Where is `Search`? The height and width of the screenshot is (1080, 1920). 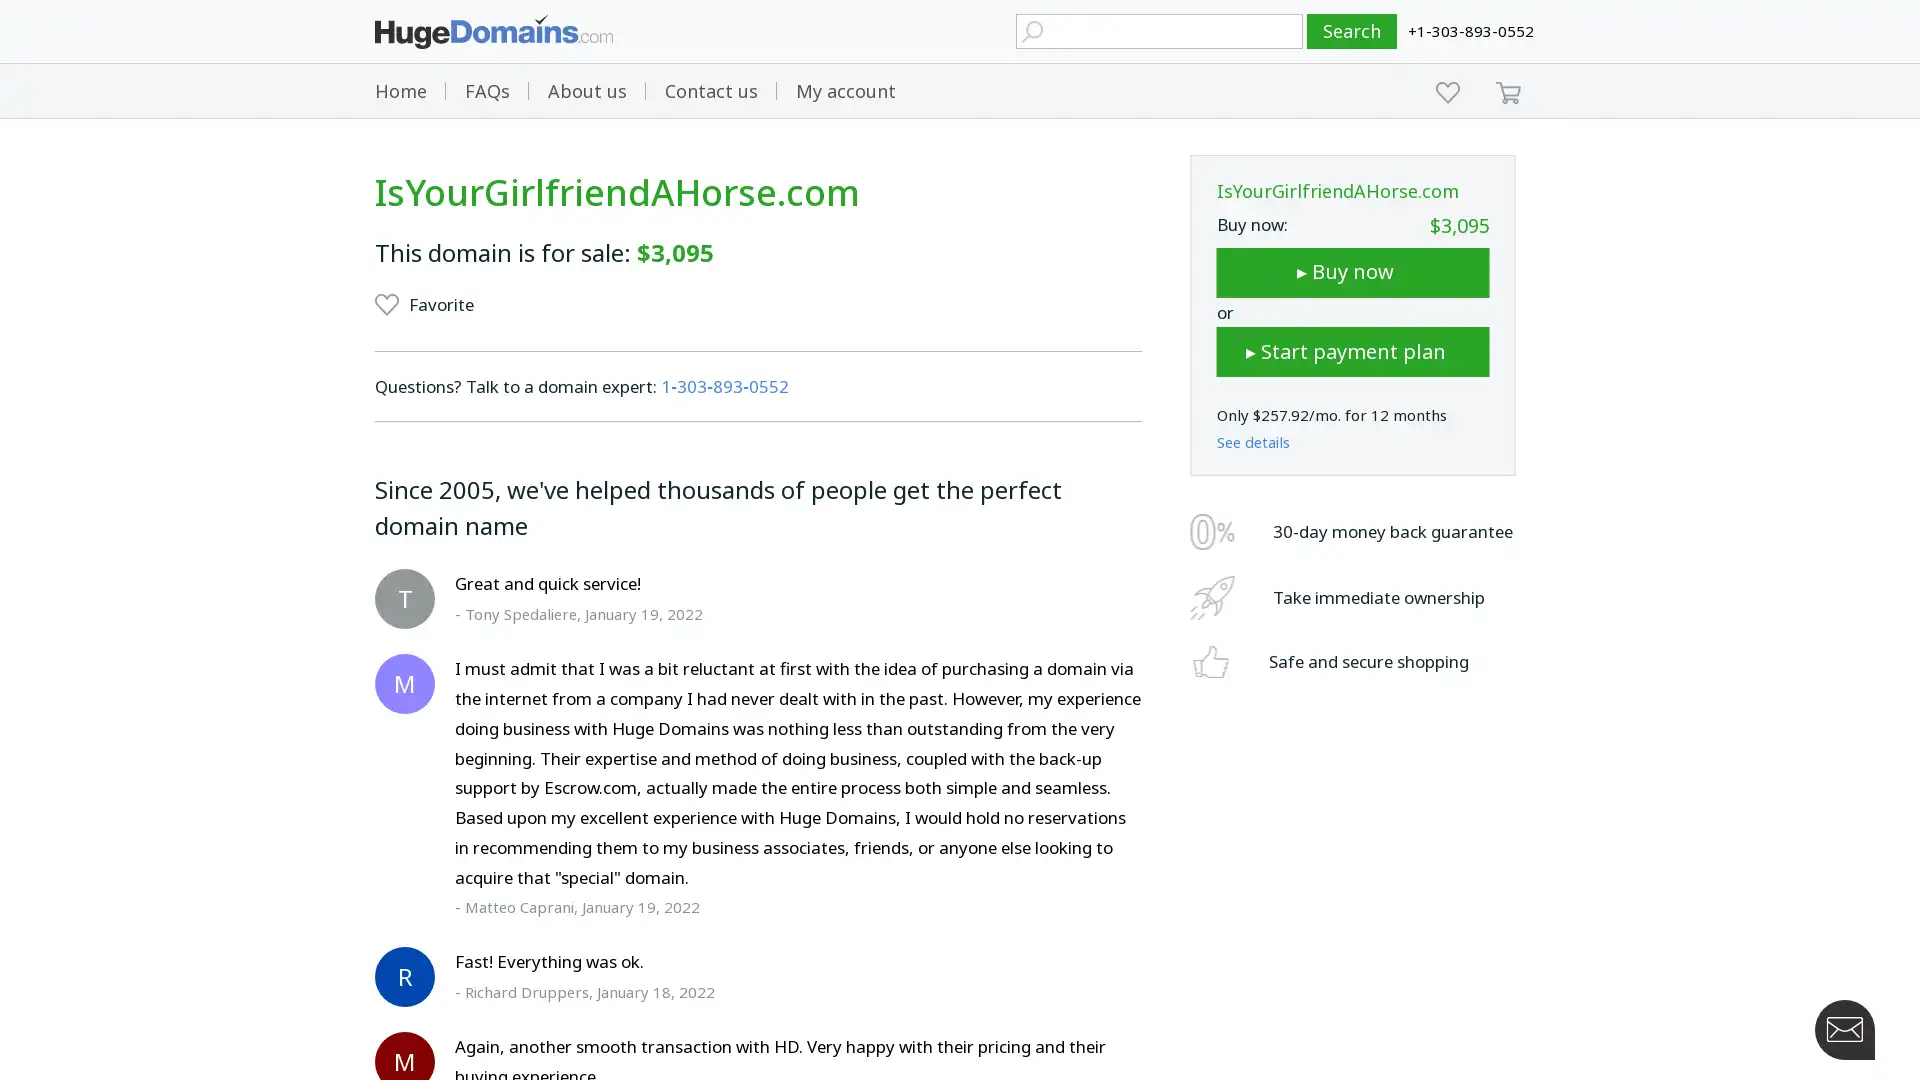
Search is located at coordinates (1352, 31).